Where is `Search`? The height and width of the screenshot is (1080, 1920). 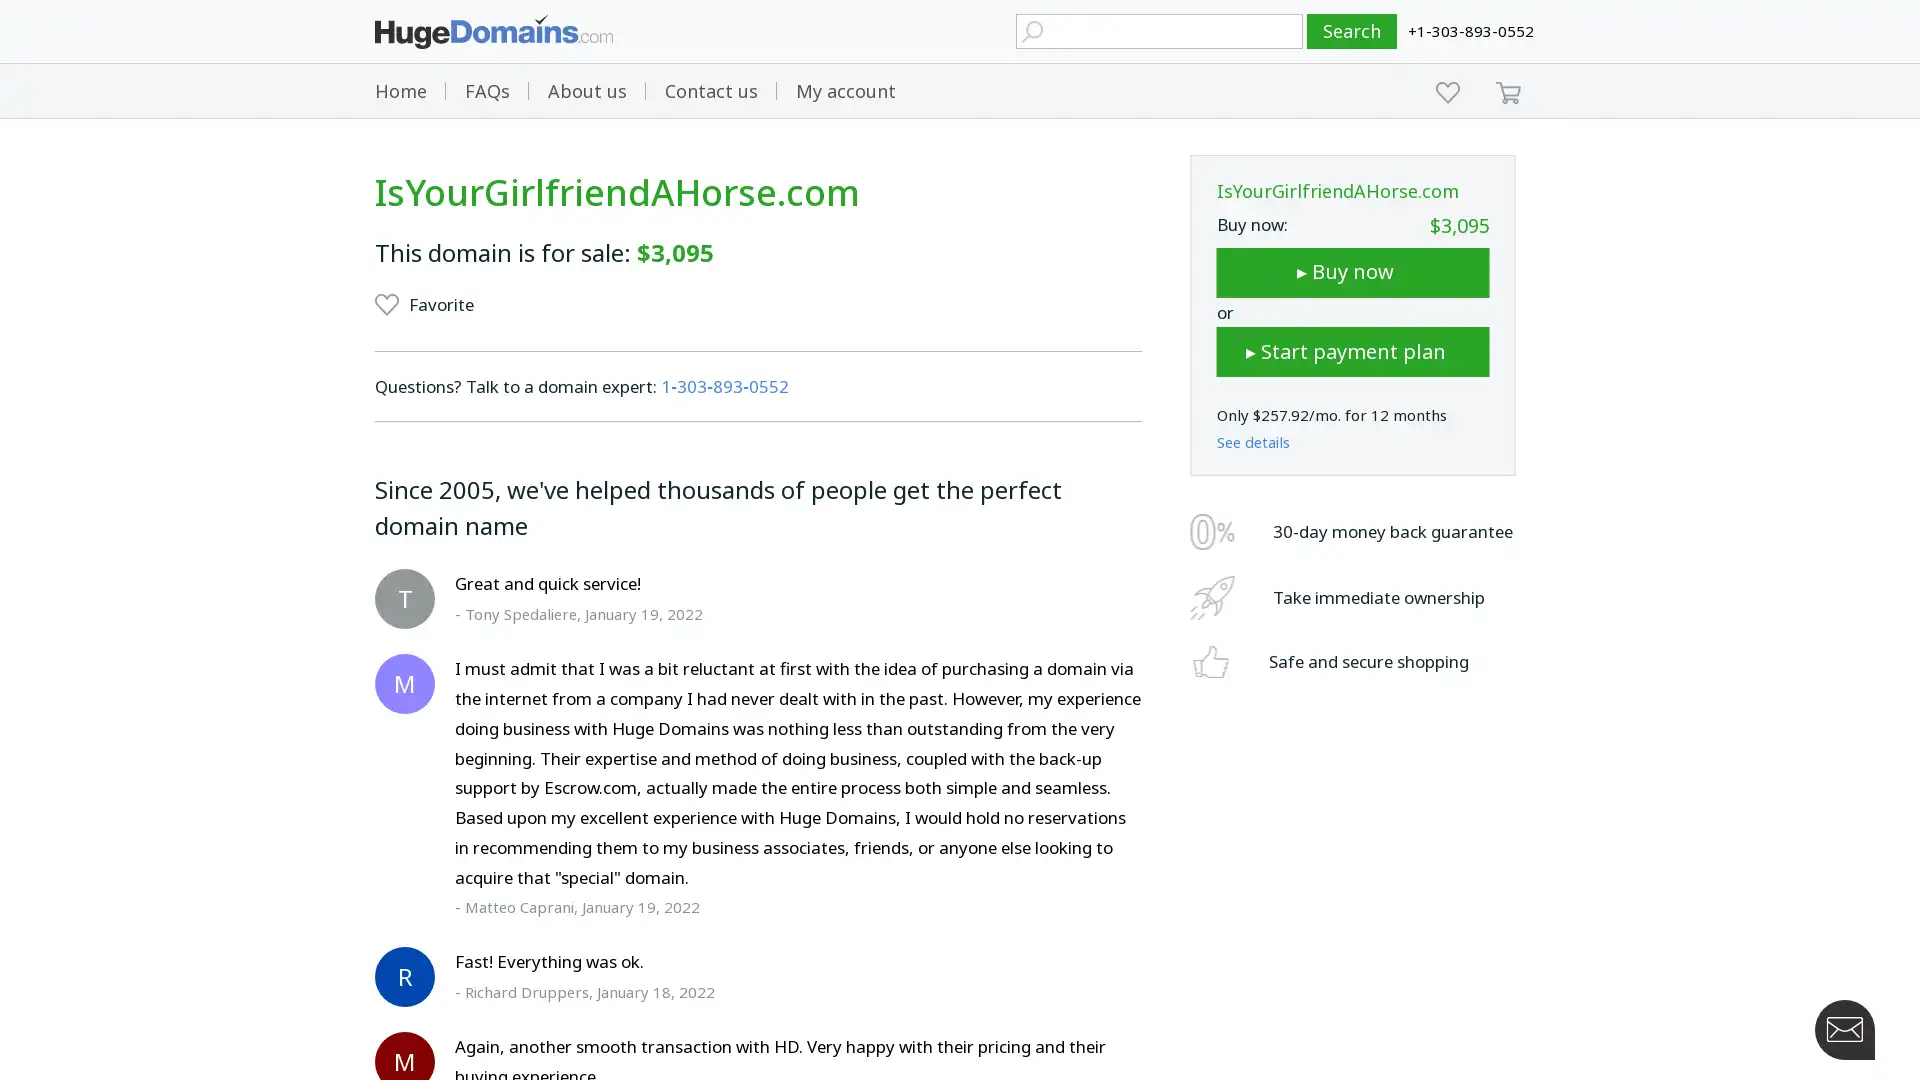
Search is located at coordinates (1352, 31).